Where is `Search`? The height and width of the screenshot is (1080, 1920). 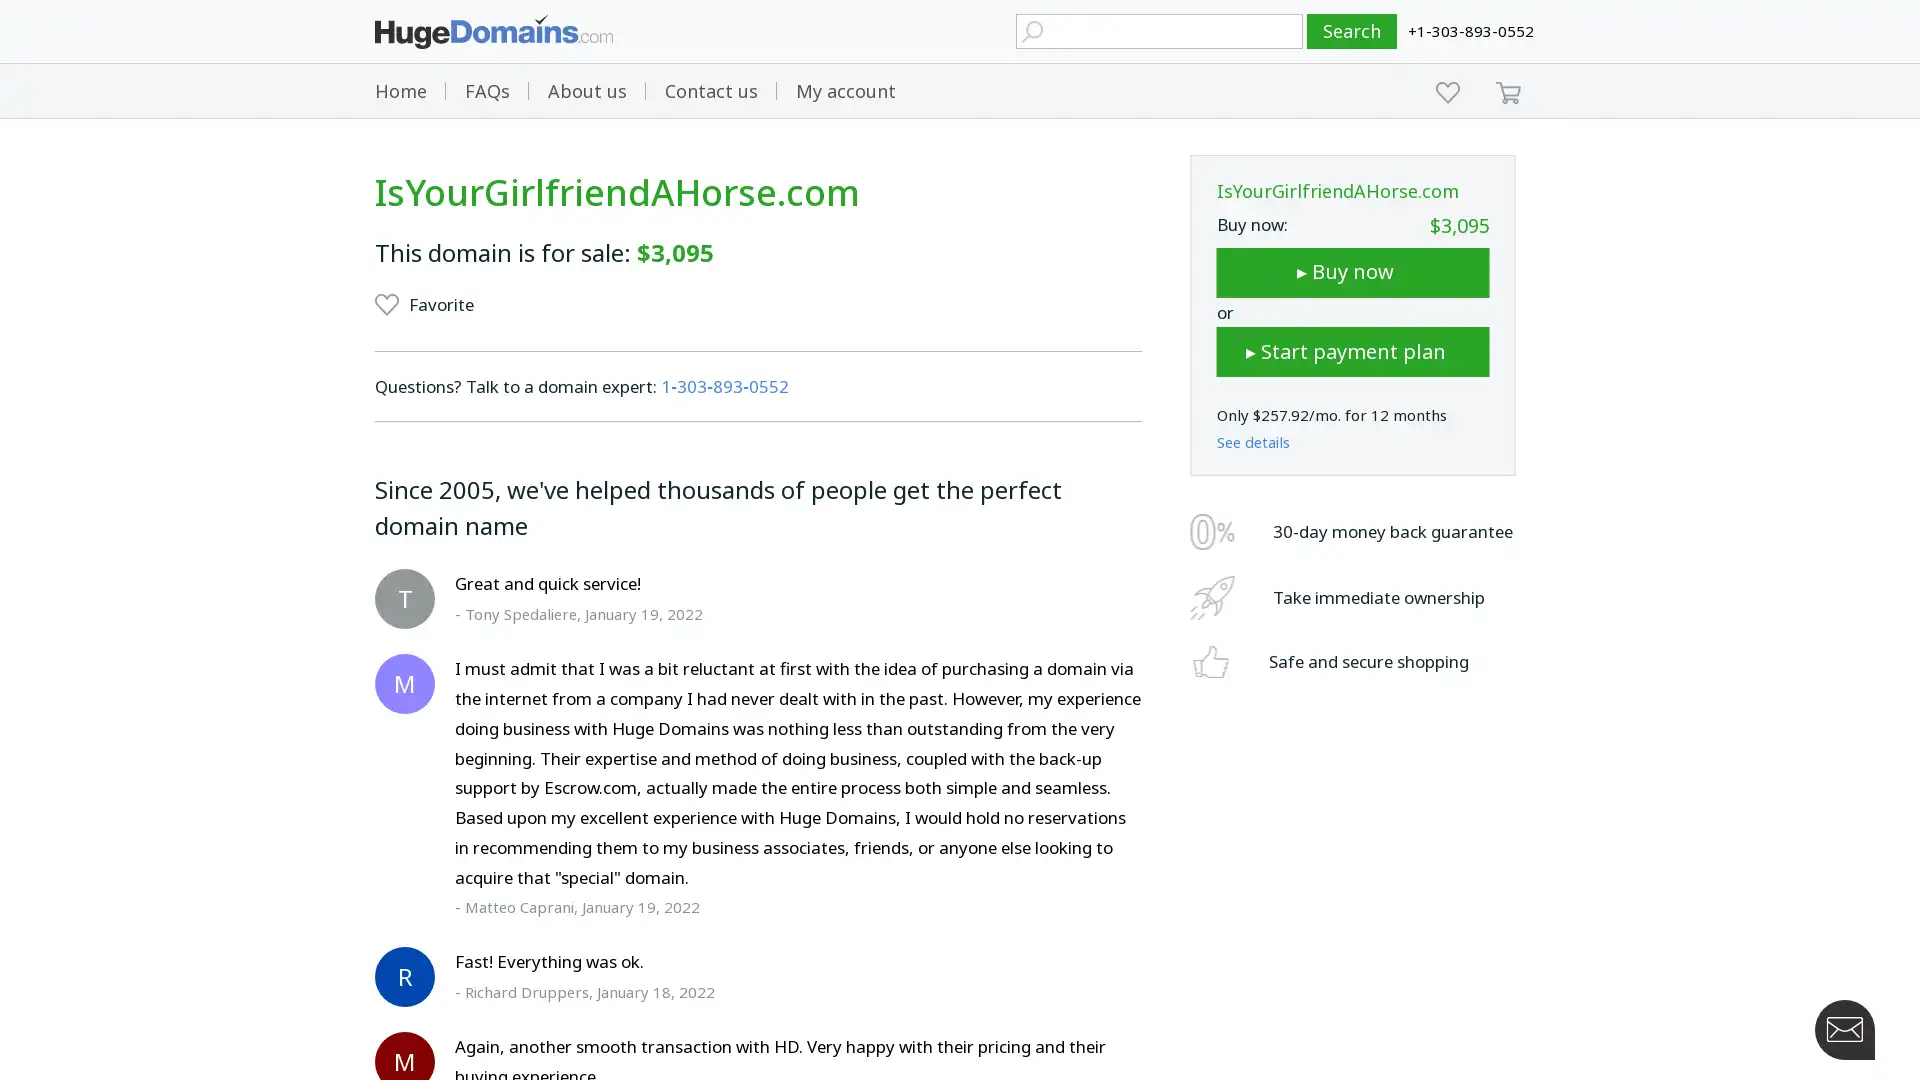
Search is located at coordinates (1352, 31).